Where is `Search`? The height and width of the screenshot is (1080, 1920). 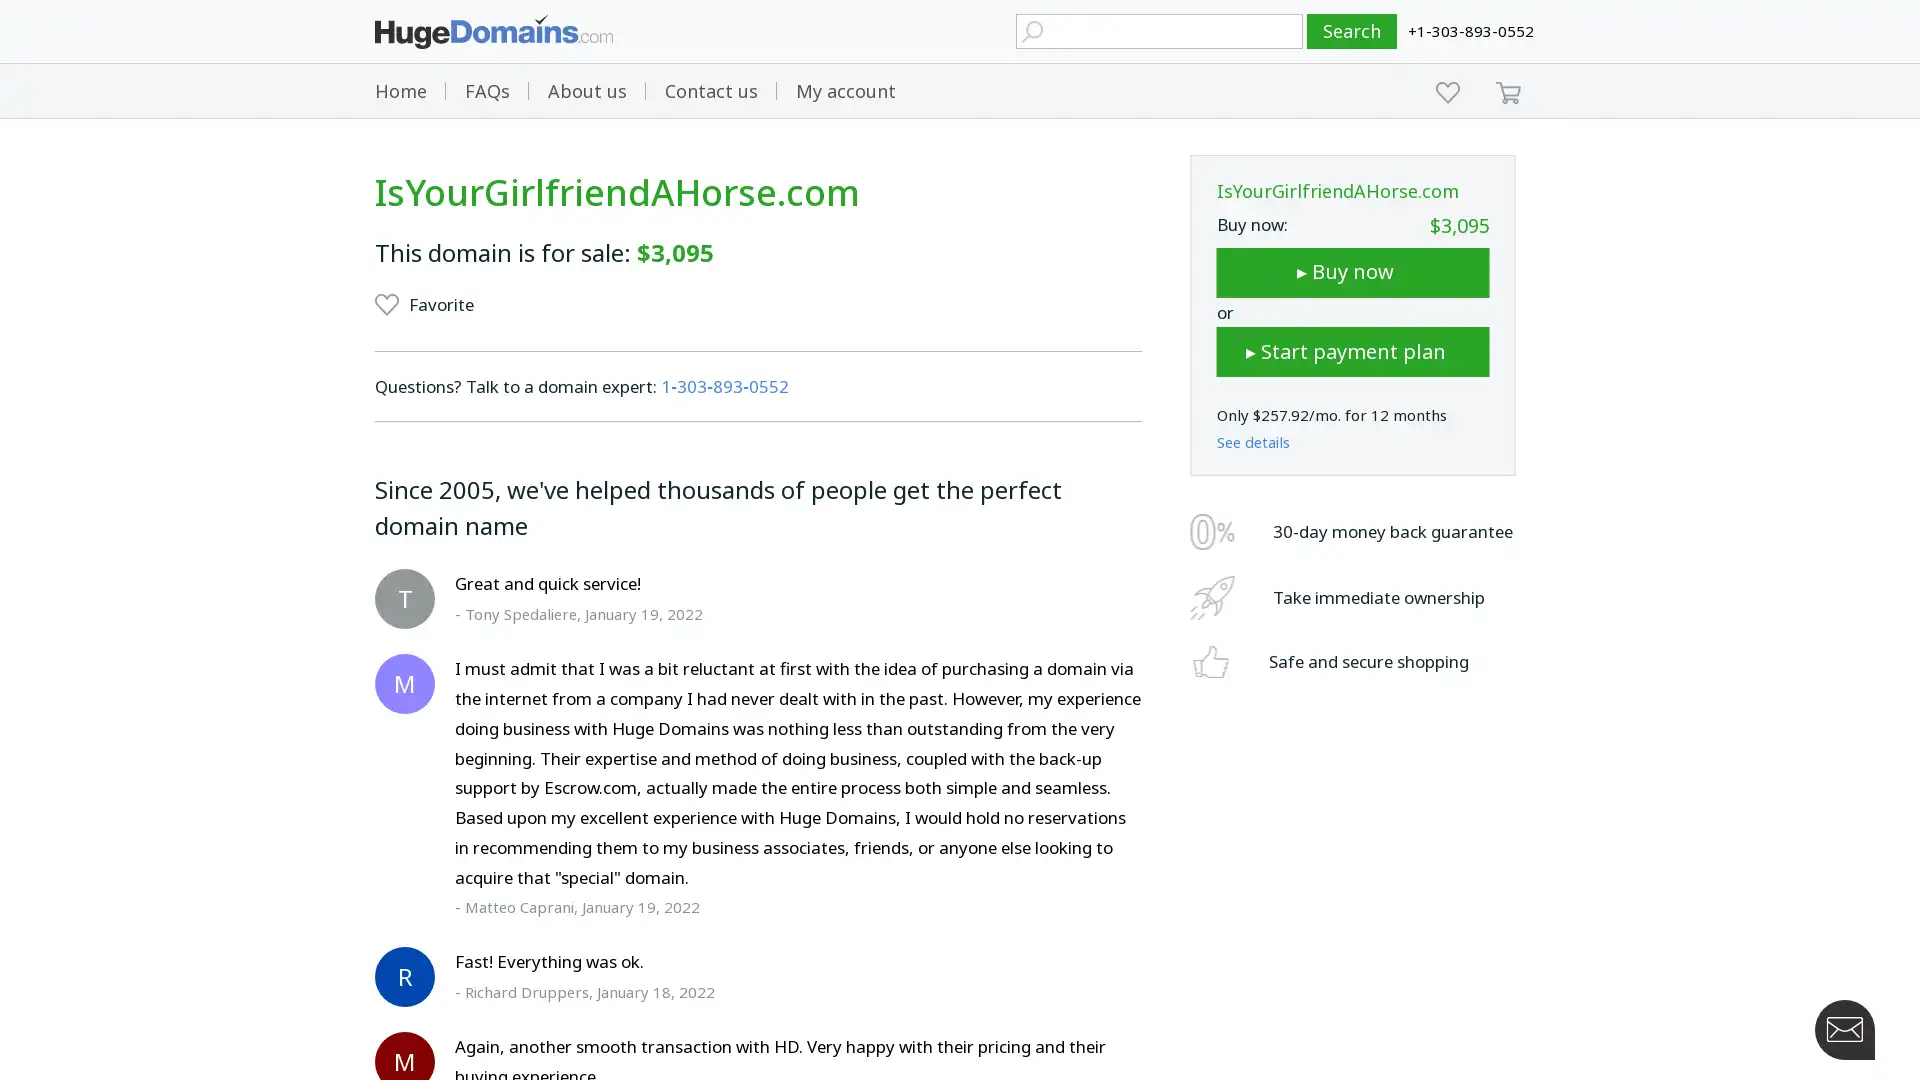
Search is located at coordinates (1352, 31).